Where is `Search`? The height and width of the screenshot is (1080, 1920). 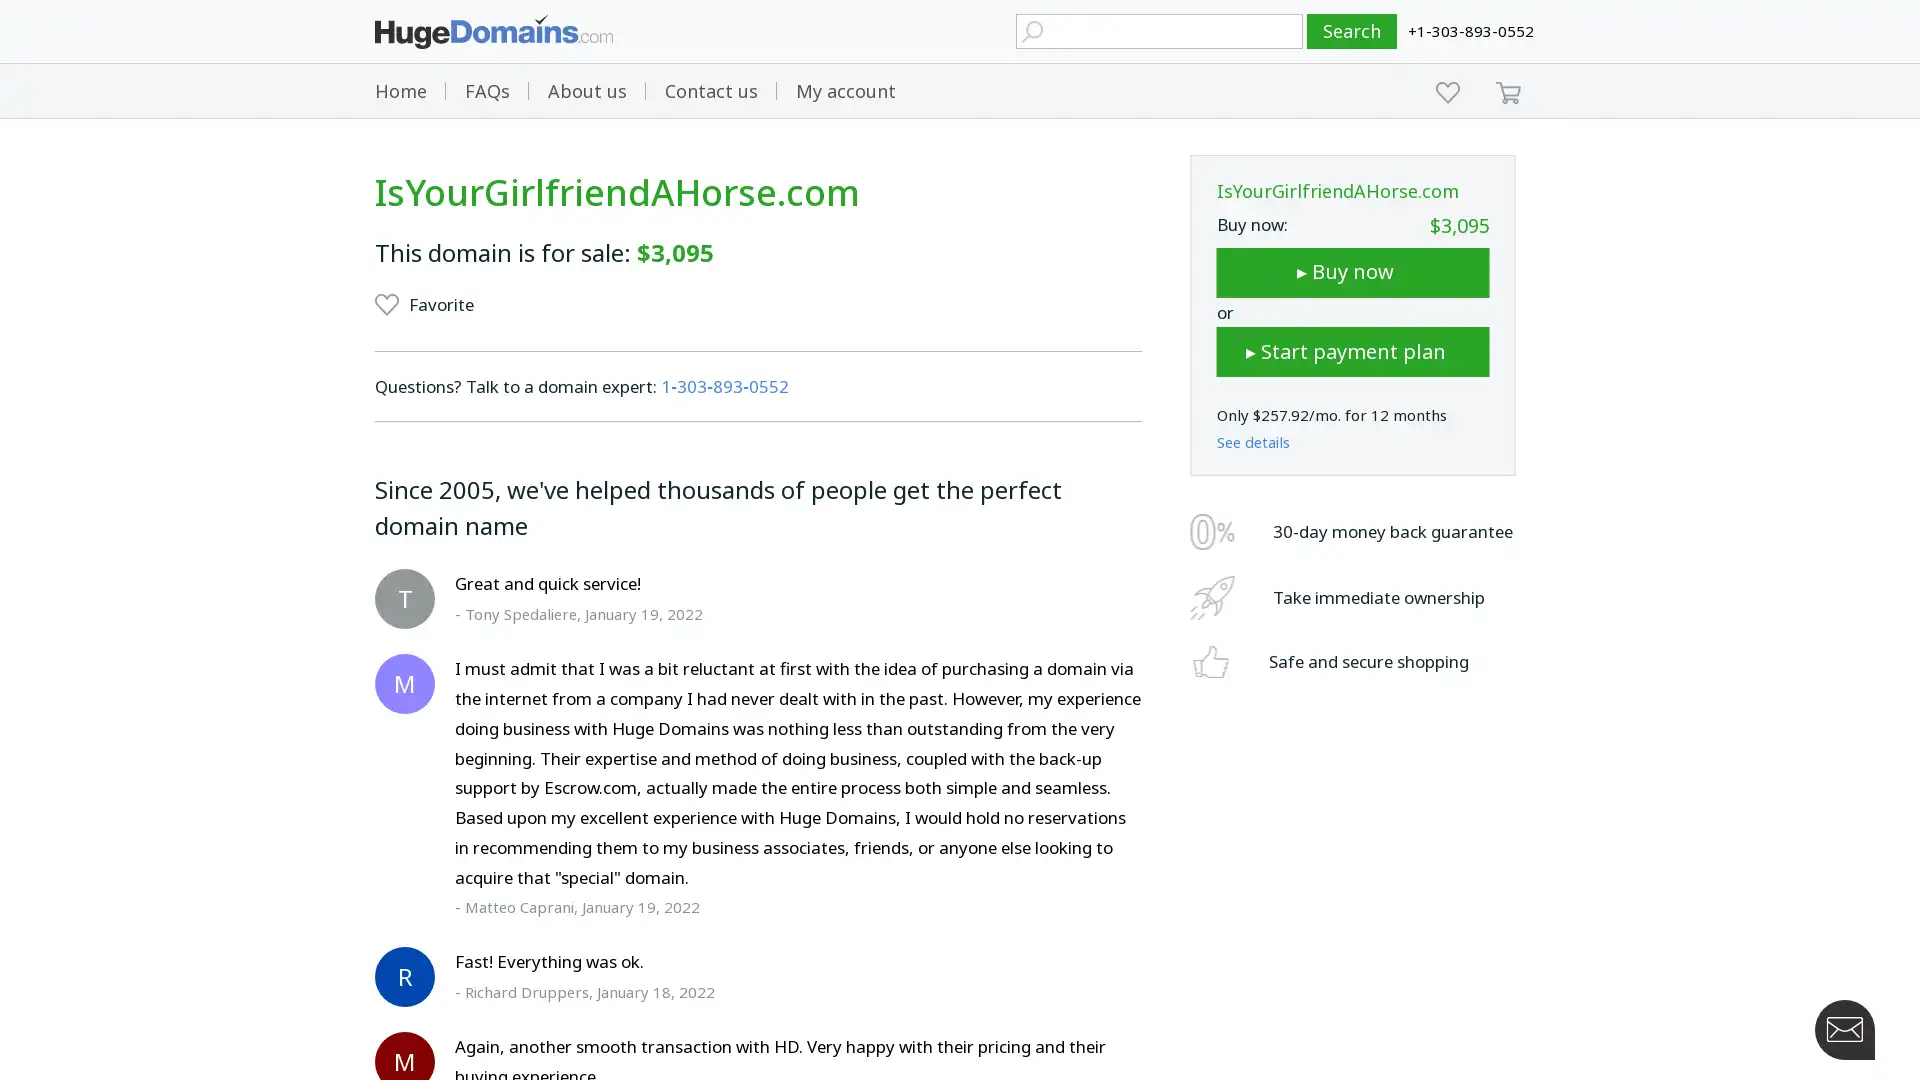
Search is located at coordinates (1352, 31).